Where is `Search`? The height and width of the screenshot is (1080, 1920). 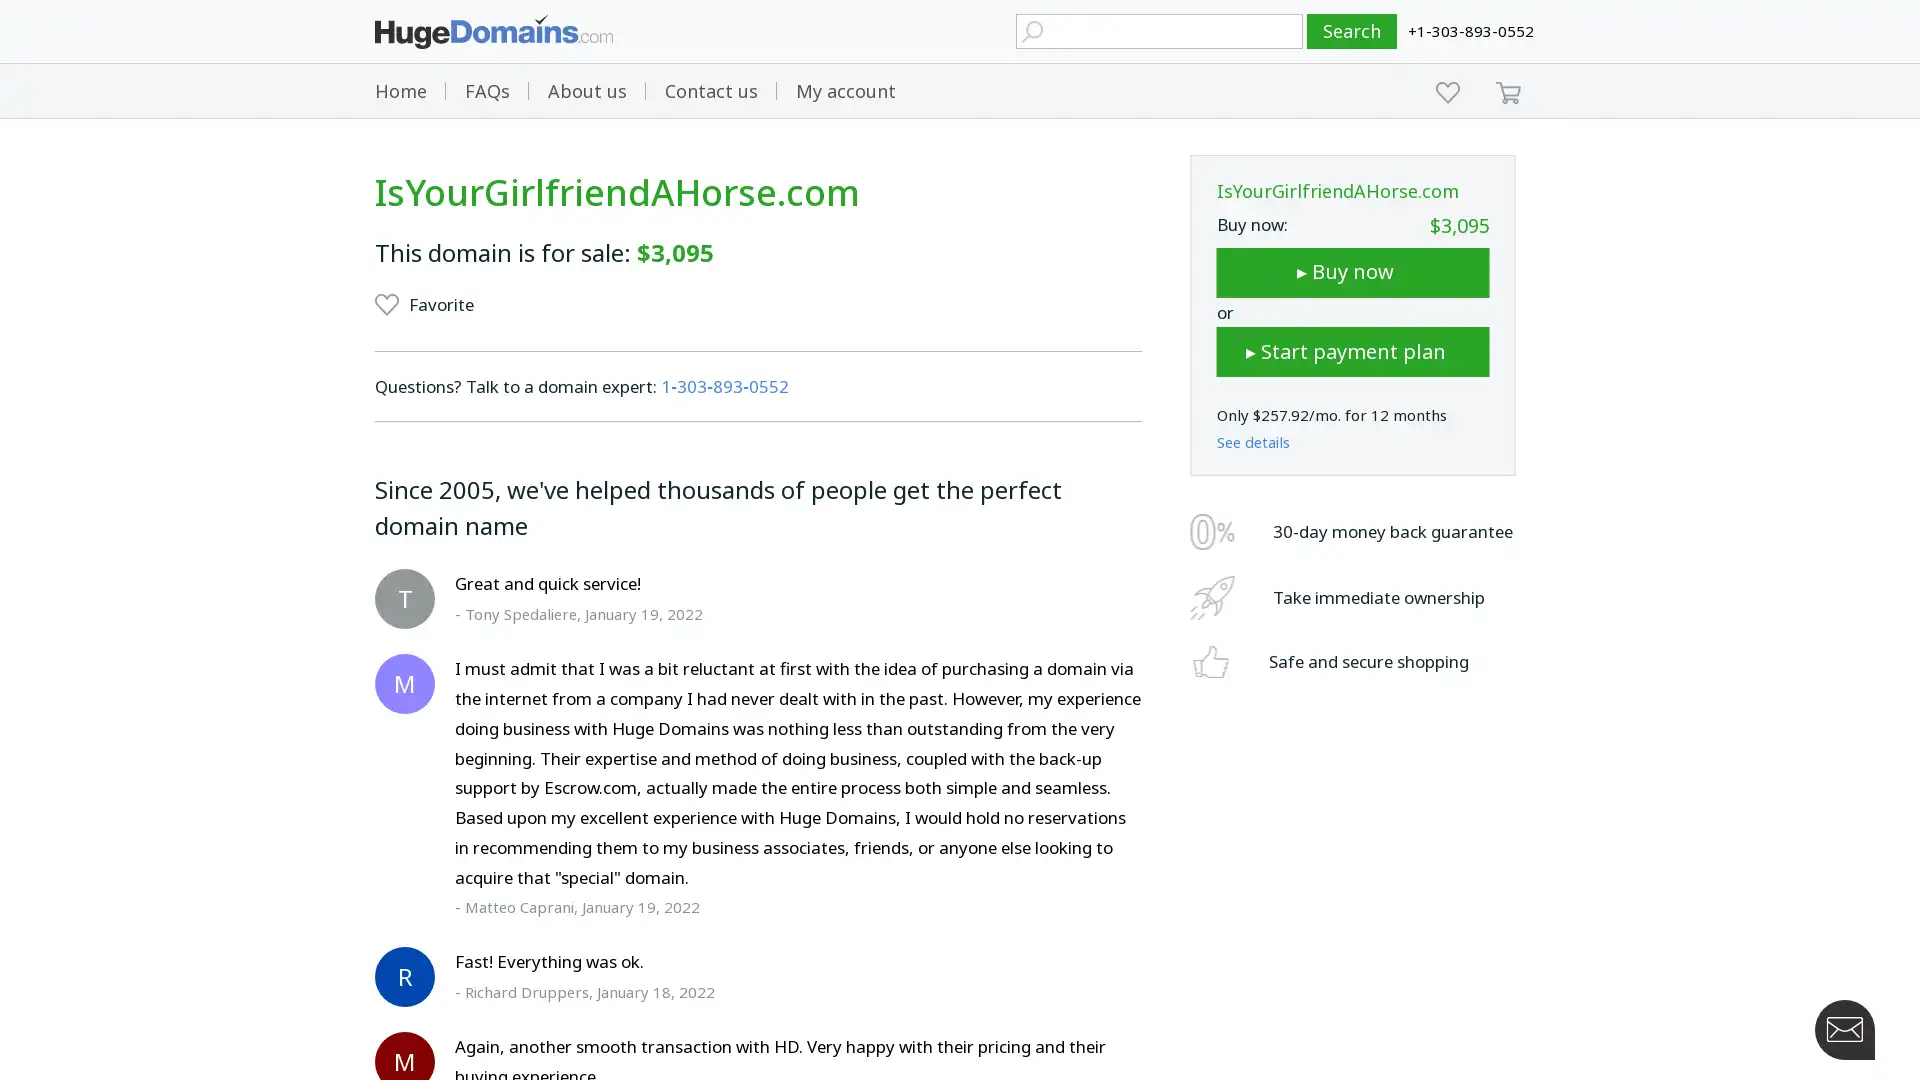
Search is located at coordinates (1352, 31).